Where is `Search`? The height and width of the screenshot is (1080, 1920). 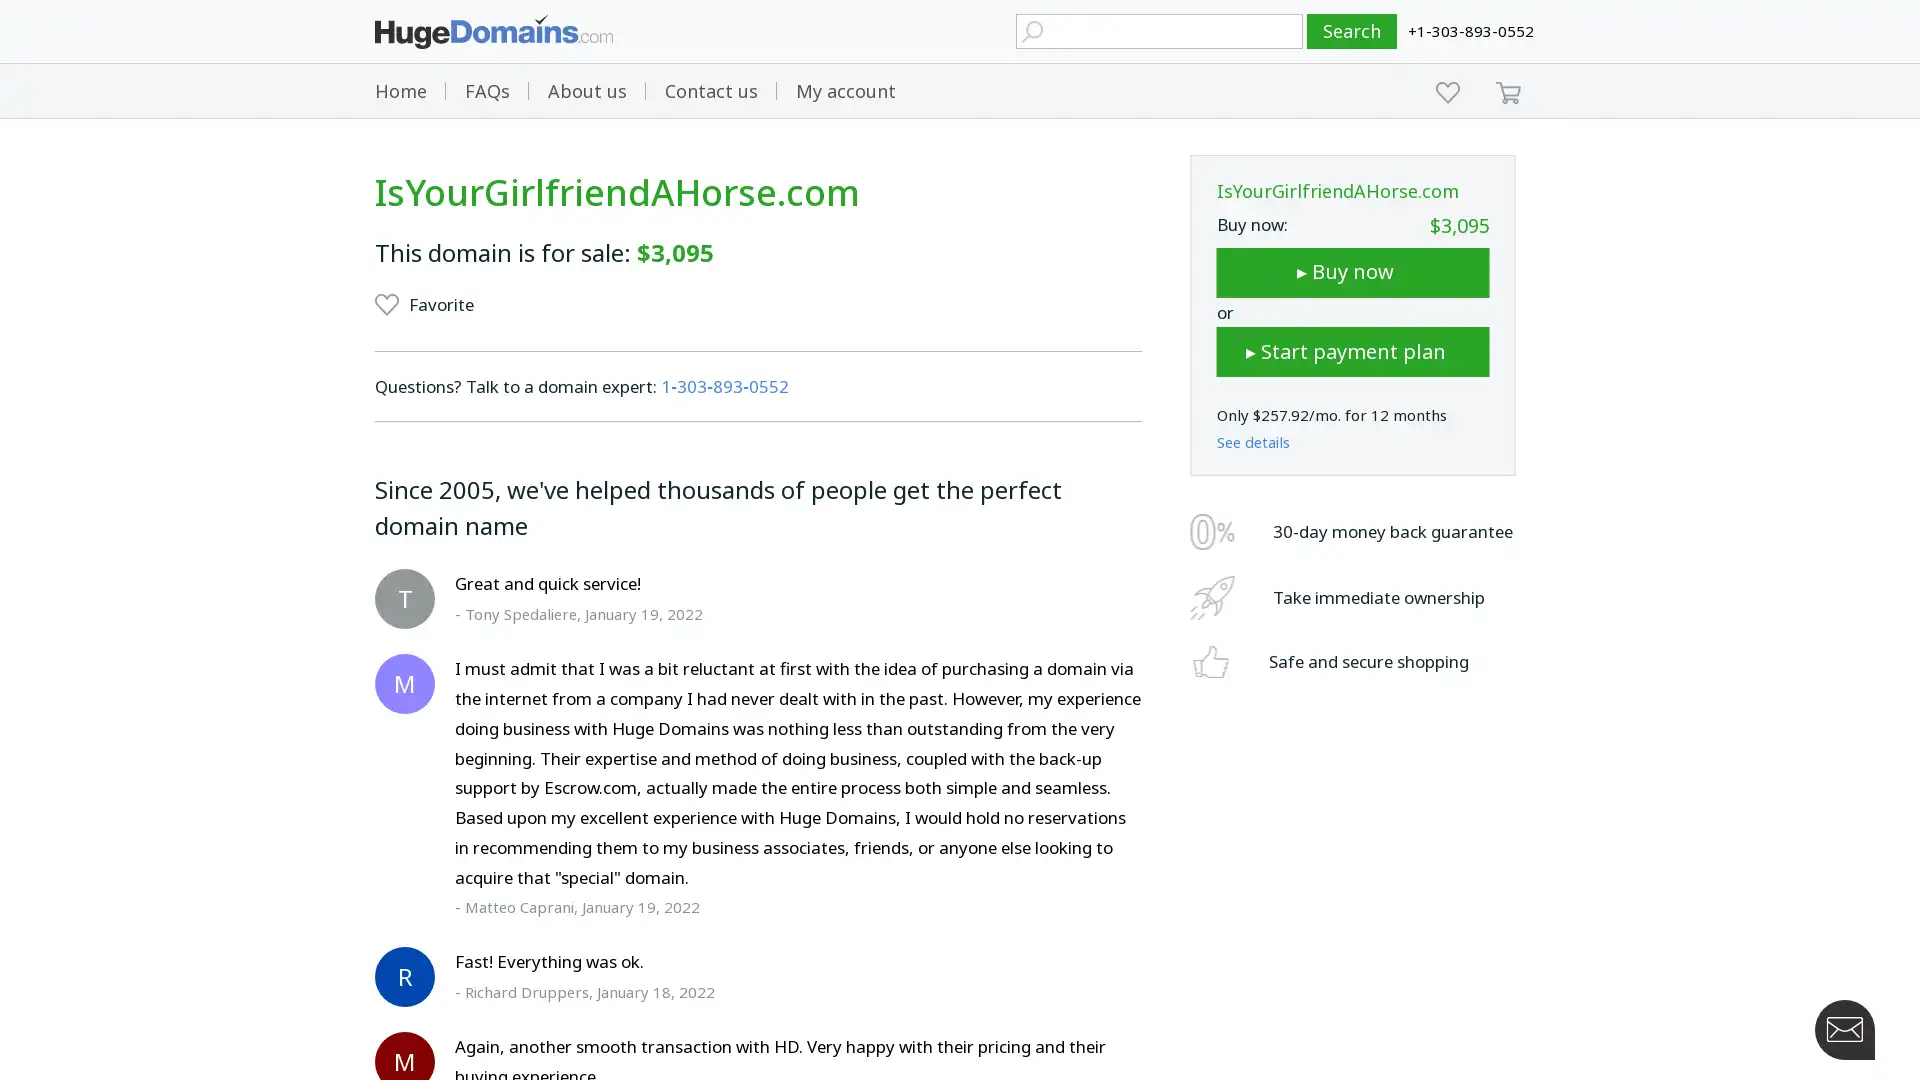
Search is located at coordinates (1352, 31).